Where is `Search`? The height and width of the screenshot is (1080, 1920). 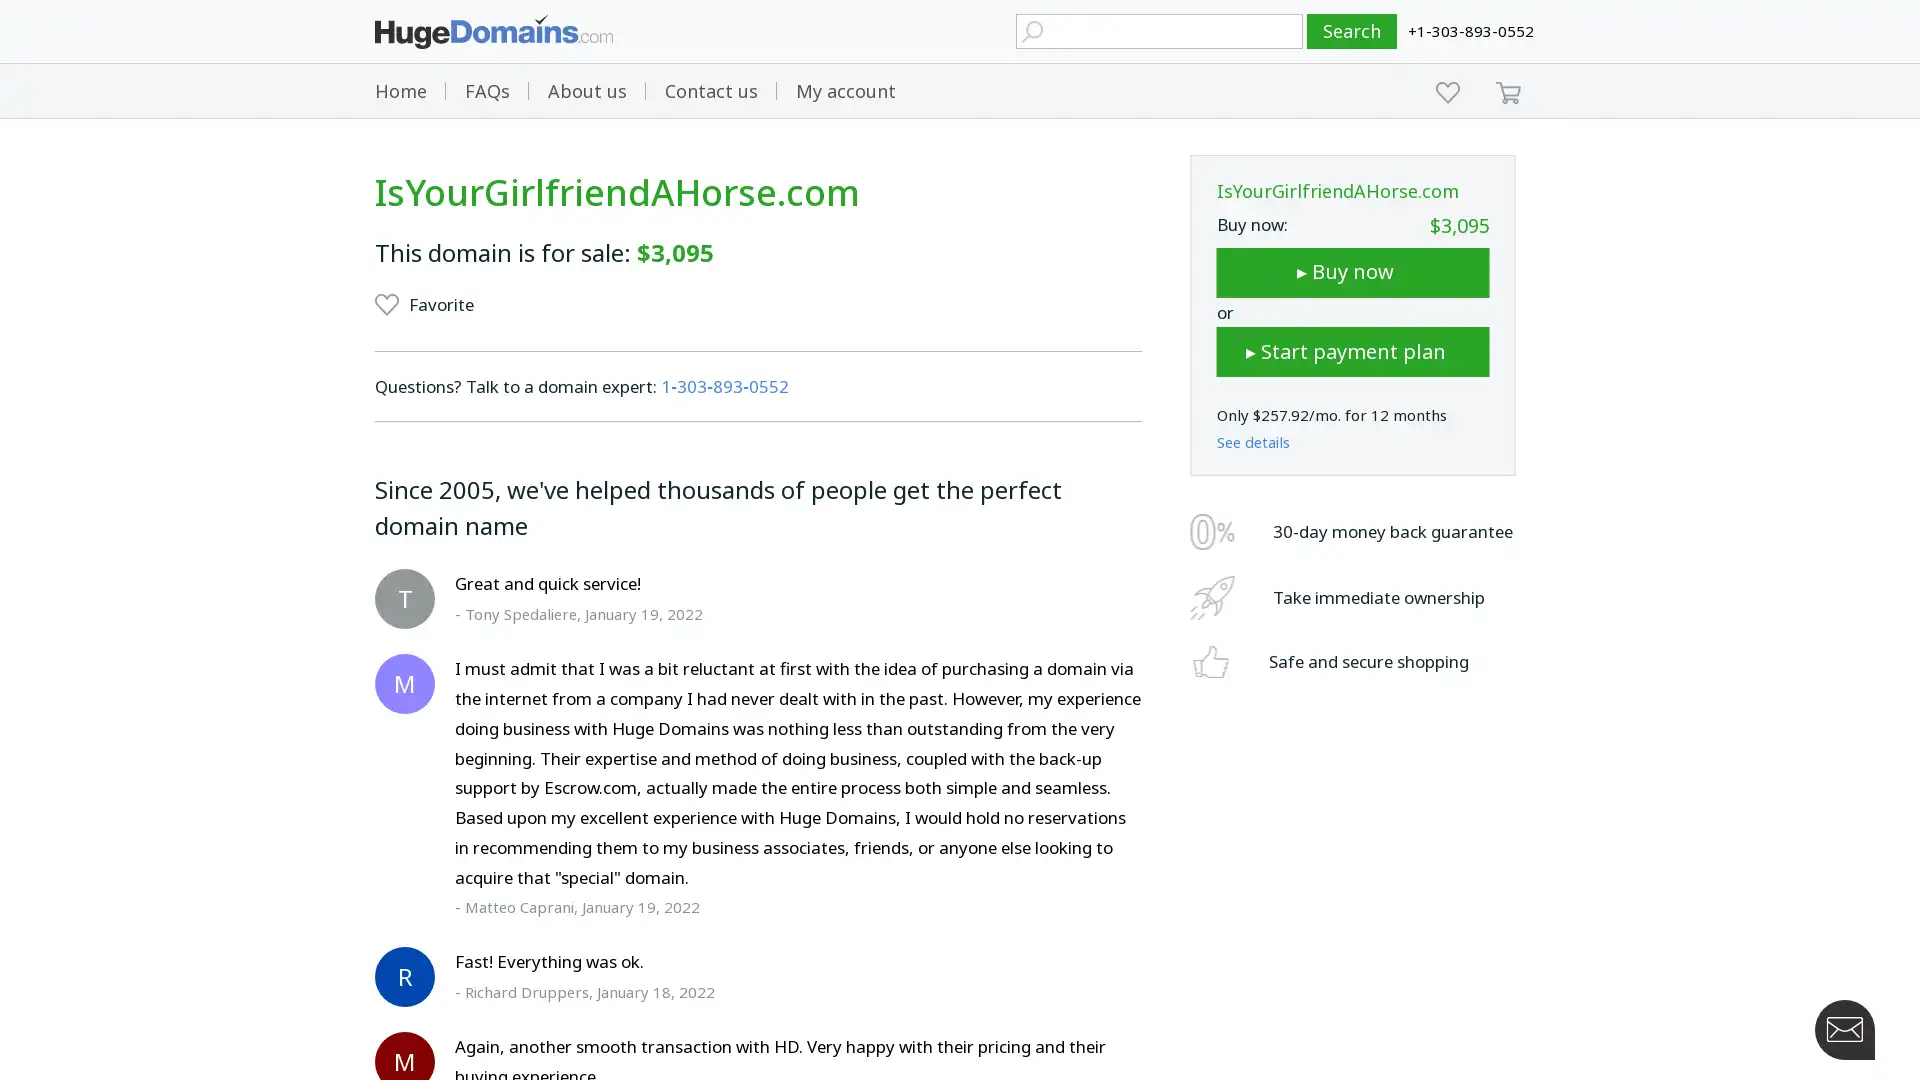
Search is located at coordinates (1352, 31).